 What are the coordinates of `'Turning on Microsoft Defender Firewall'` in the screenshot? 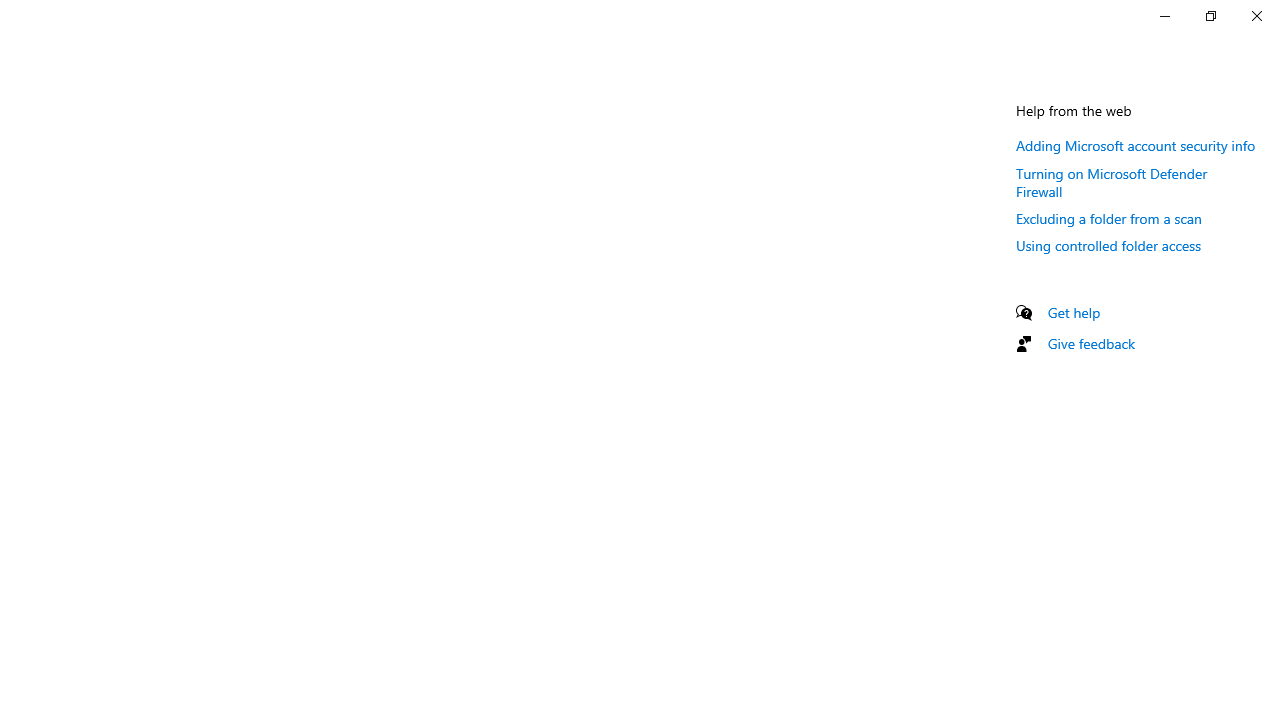 It's located at (1111, 181).